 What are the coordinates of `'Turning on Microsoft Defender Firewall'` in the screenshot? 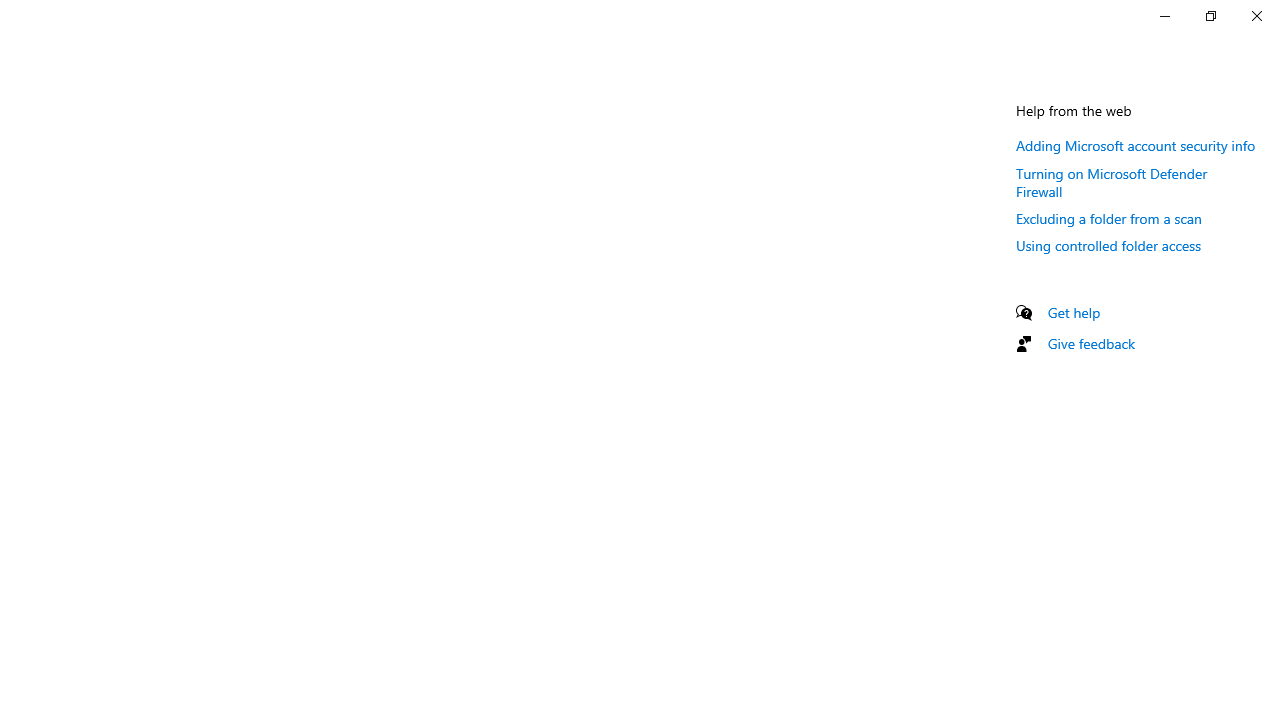 It's located at (1111, 181).